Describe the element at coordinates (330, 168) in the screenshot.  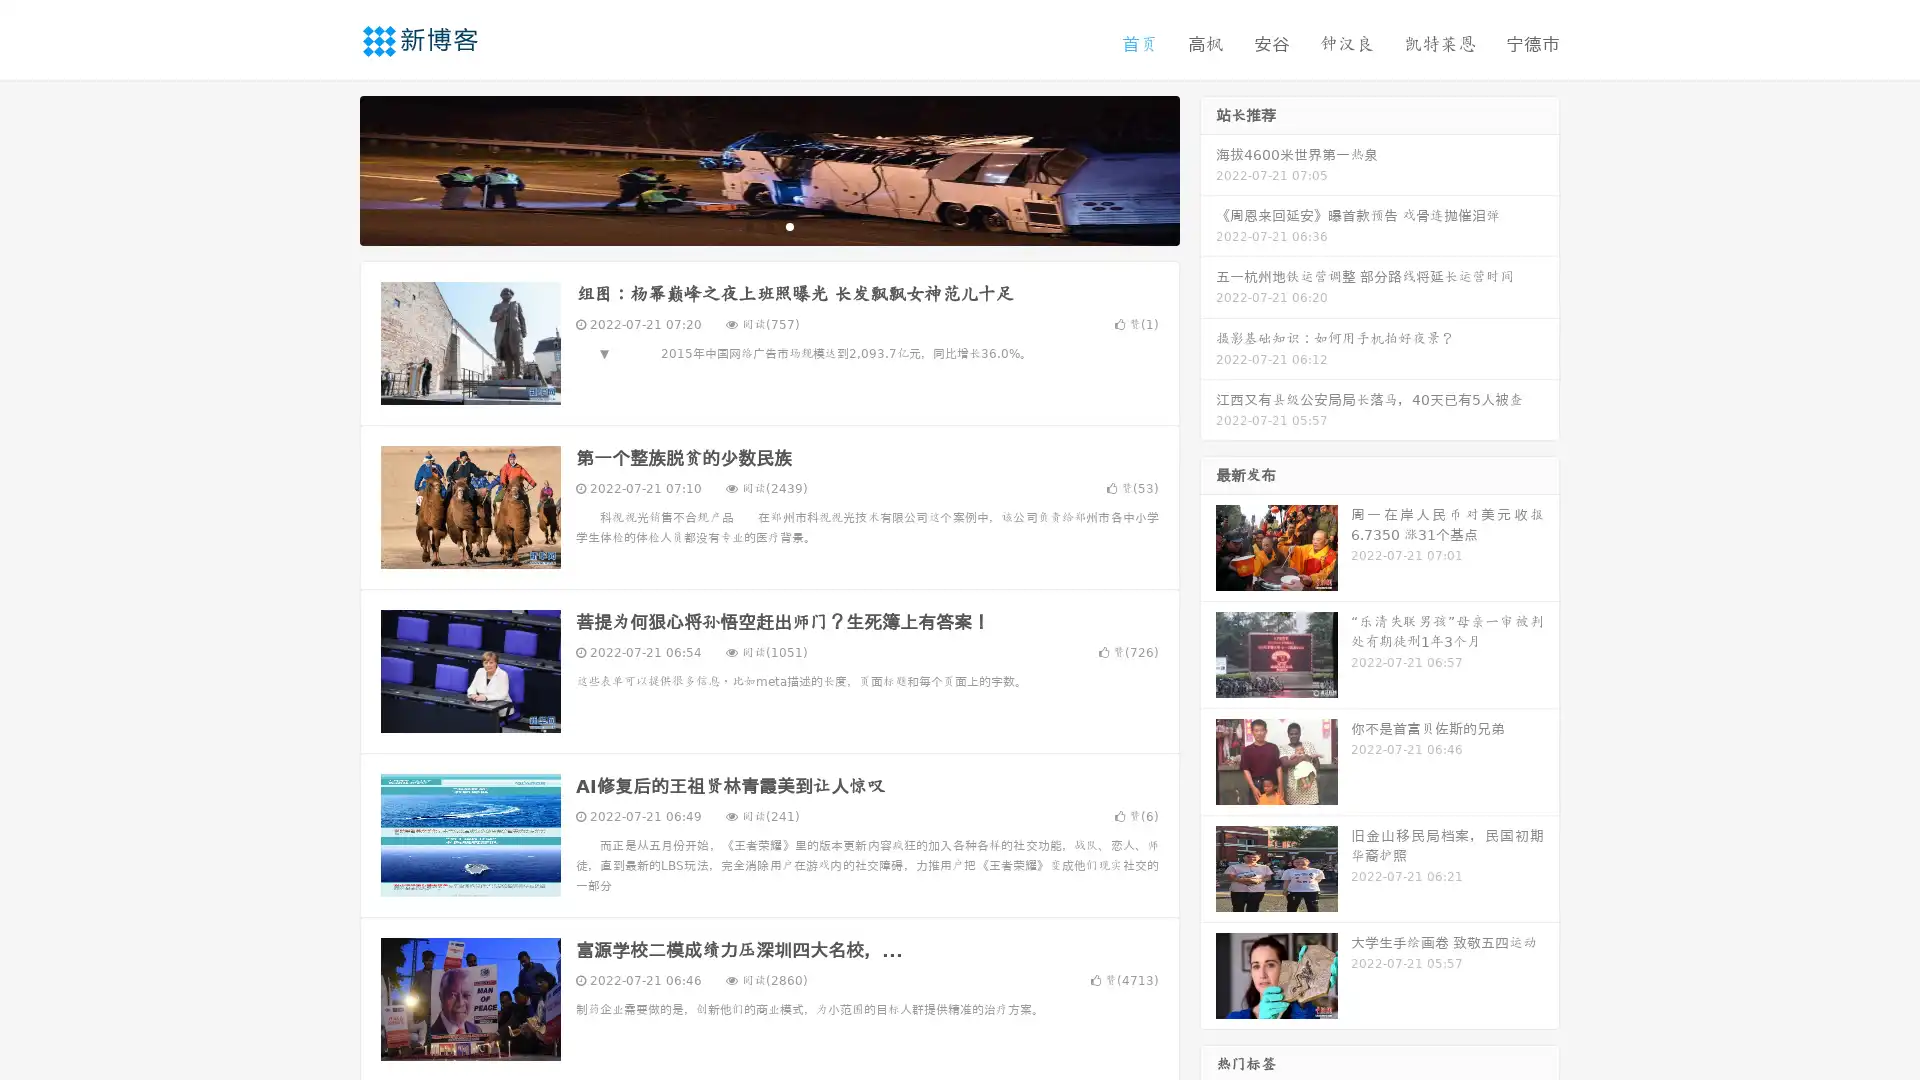
I see `Previous slide` at that location.